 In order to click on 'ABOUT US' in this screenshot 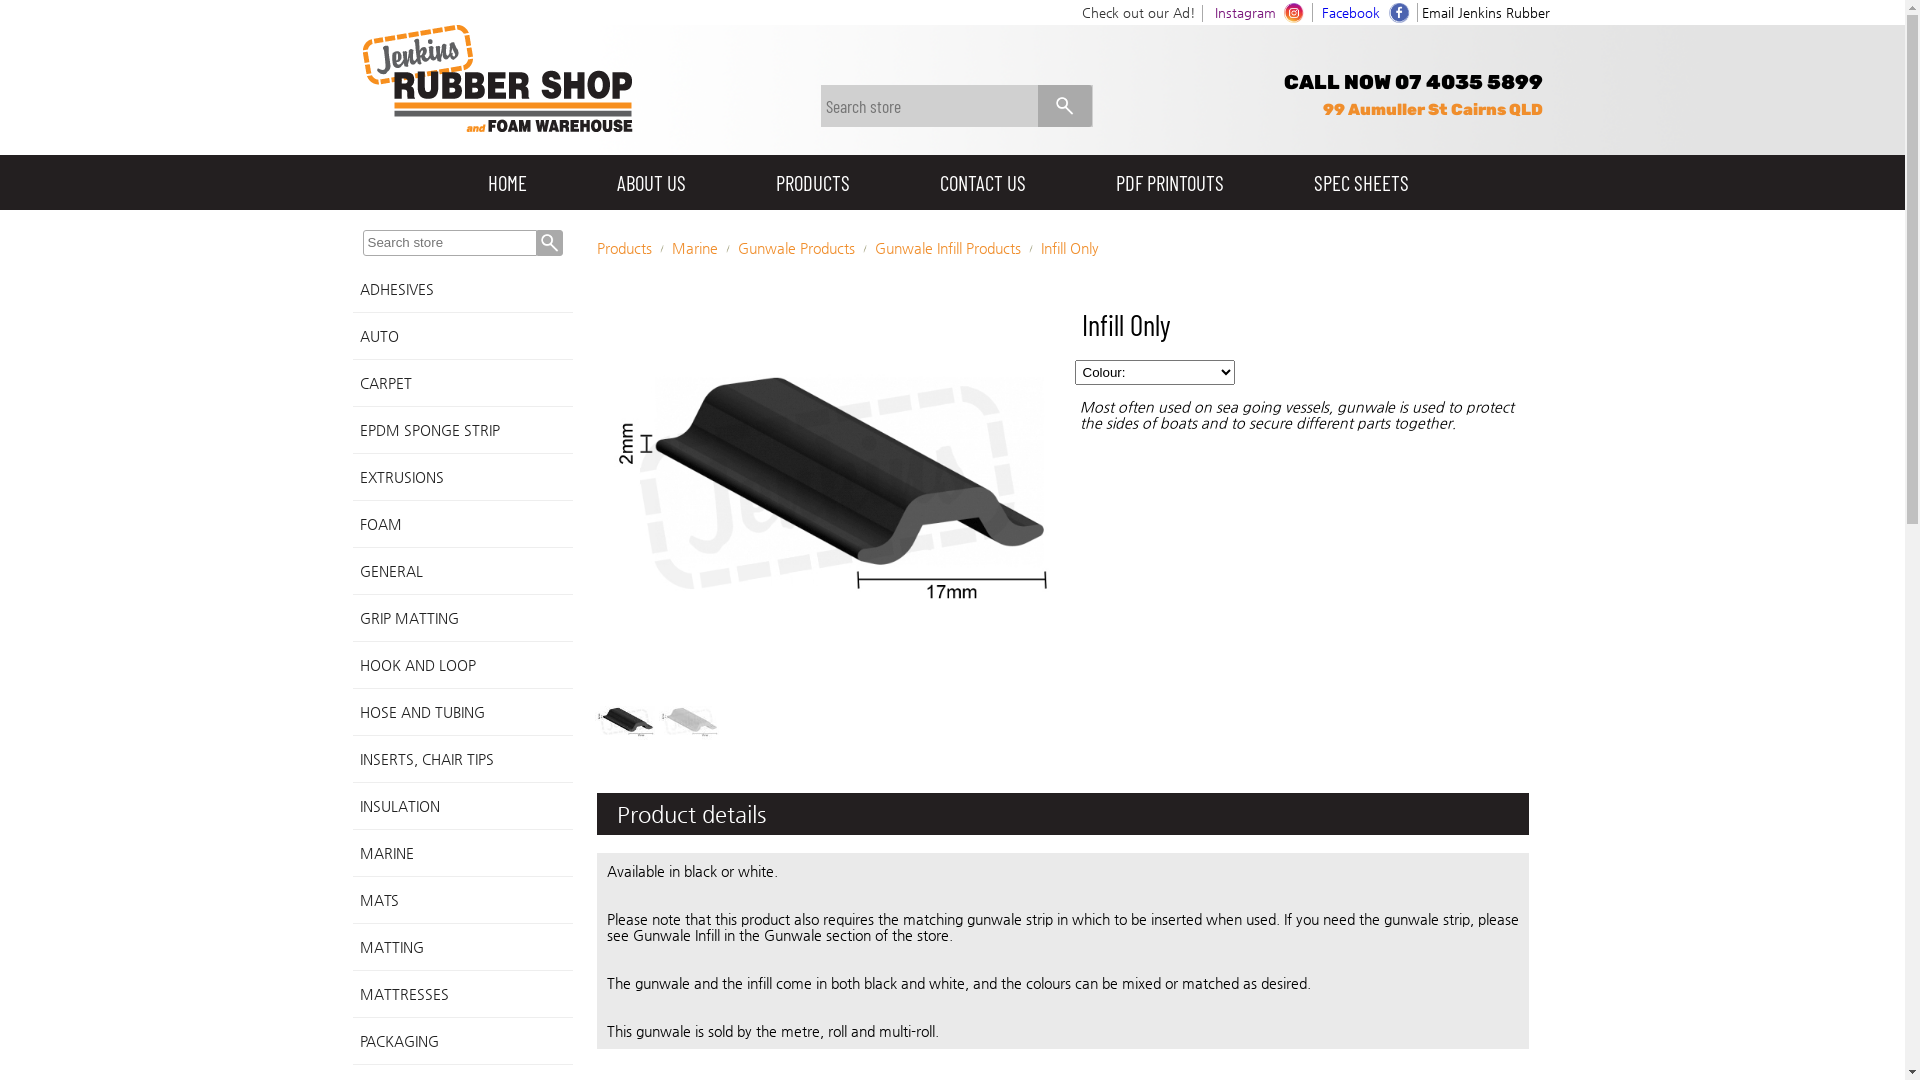, I will do `click(651, 182)`.